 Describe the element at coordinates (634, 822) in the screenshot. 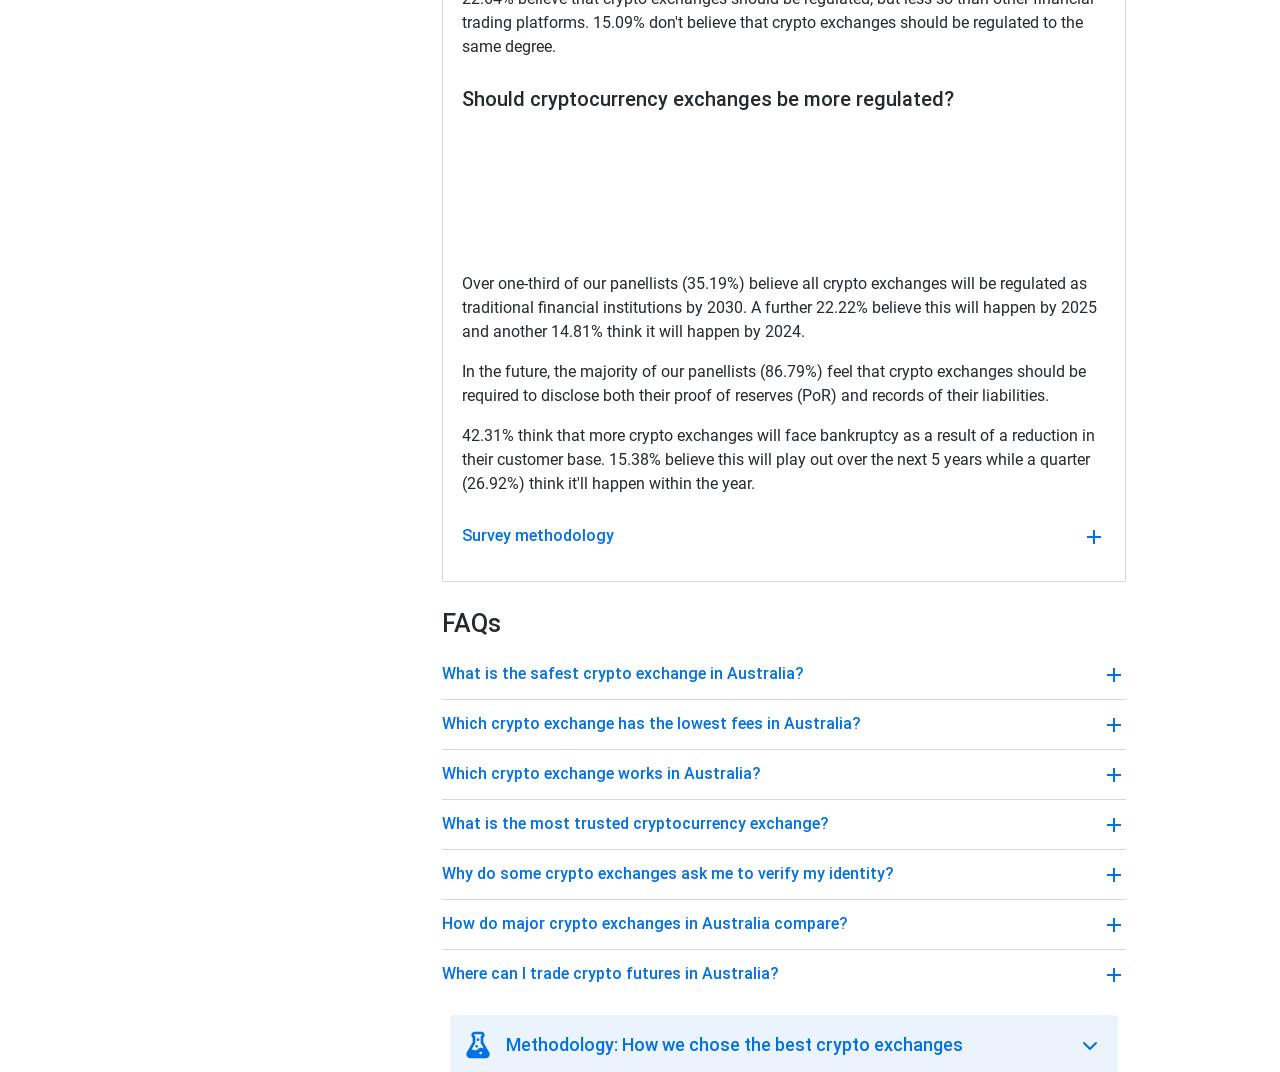

I see `'What is the most trusted cryptocurrency exchange?'` at that location.